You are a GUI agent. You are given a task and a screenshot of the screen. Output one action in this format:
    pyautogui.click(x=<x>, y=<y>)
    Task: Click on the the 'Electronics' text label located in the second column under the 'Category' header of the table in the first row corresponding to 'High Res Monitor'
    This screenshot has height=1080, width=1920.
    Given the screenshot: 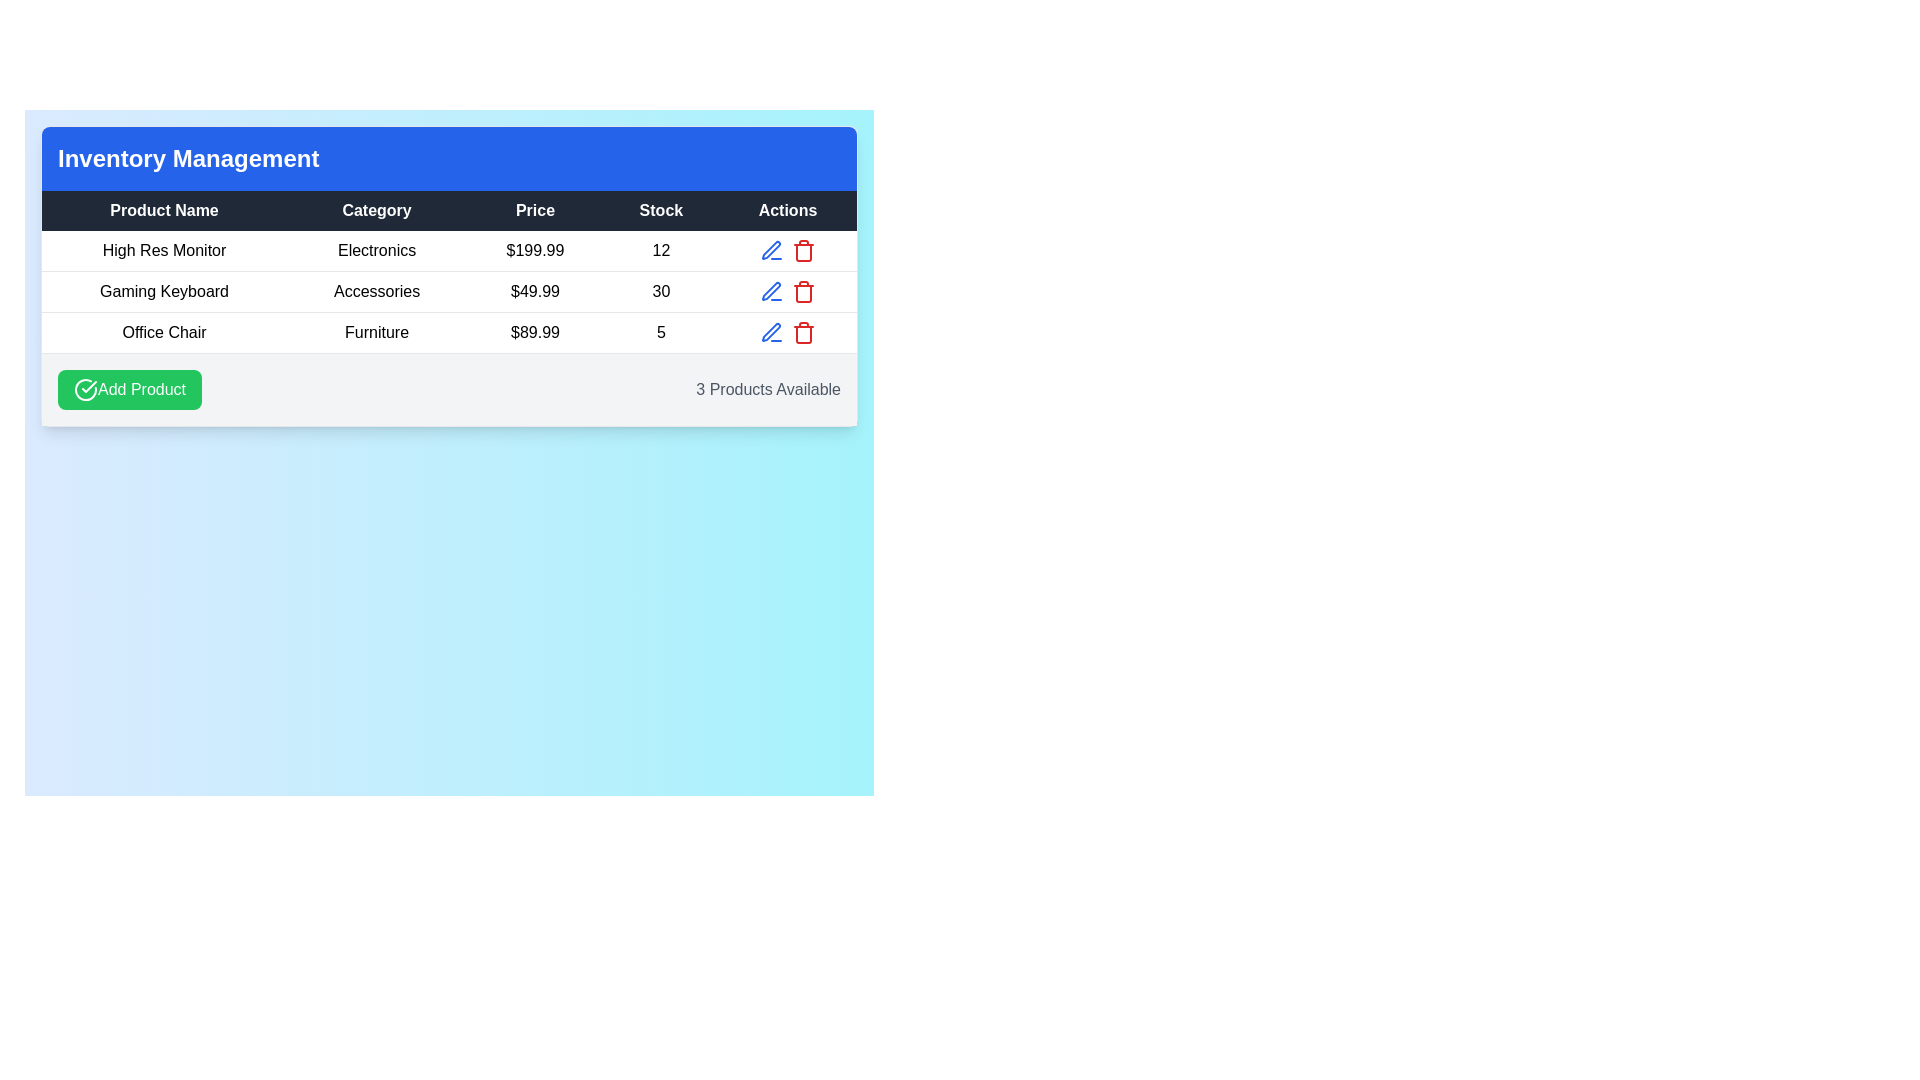 What is the action you would take?
    pyautogui.click(x=377, y=250)
    